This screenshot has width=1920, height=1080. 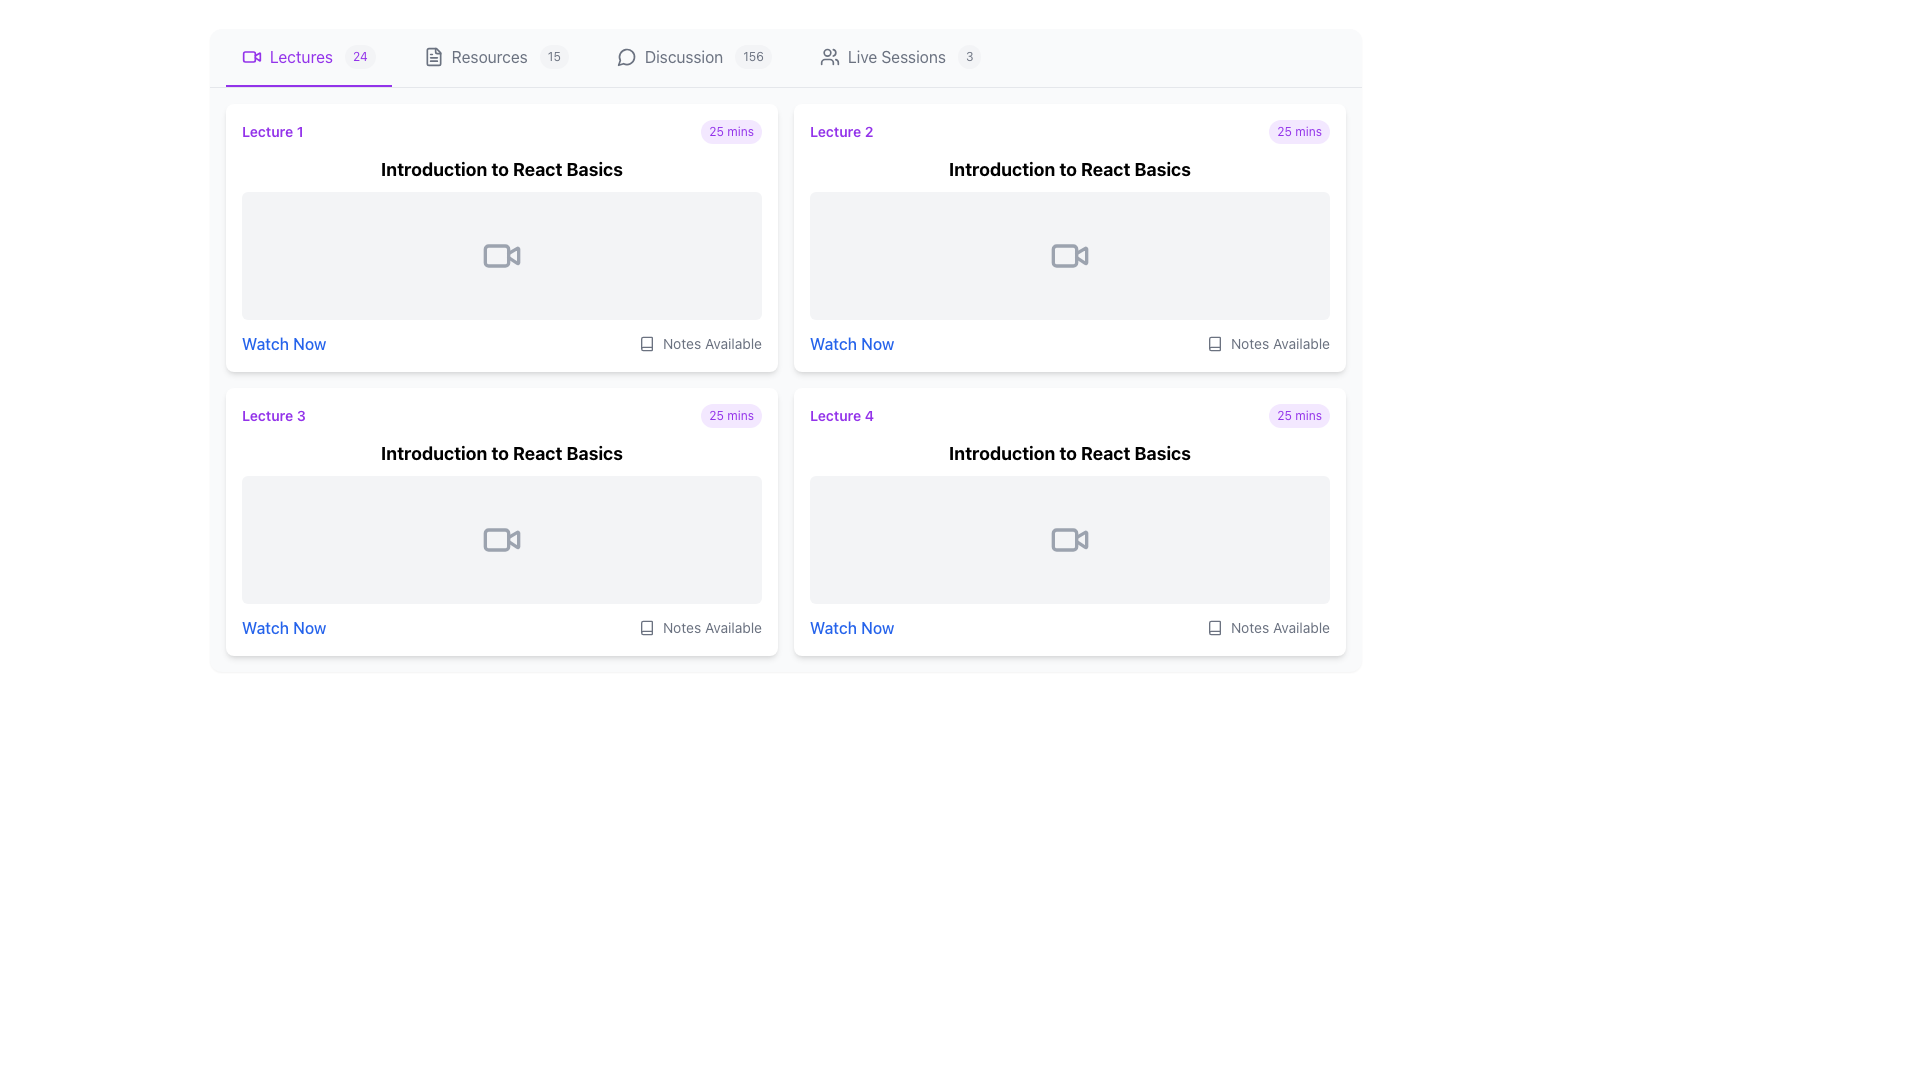 What do you see at coordinates (1069, 254) in the screenshot?
I see `the video camera icon with a gray outline located inside the second lecture's card in the top-right quadrant of the displayed grid` at bounding box center [1069, 254].